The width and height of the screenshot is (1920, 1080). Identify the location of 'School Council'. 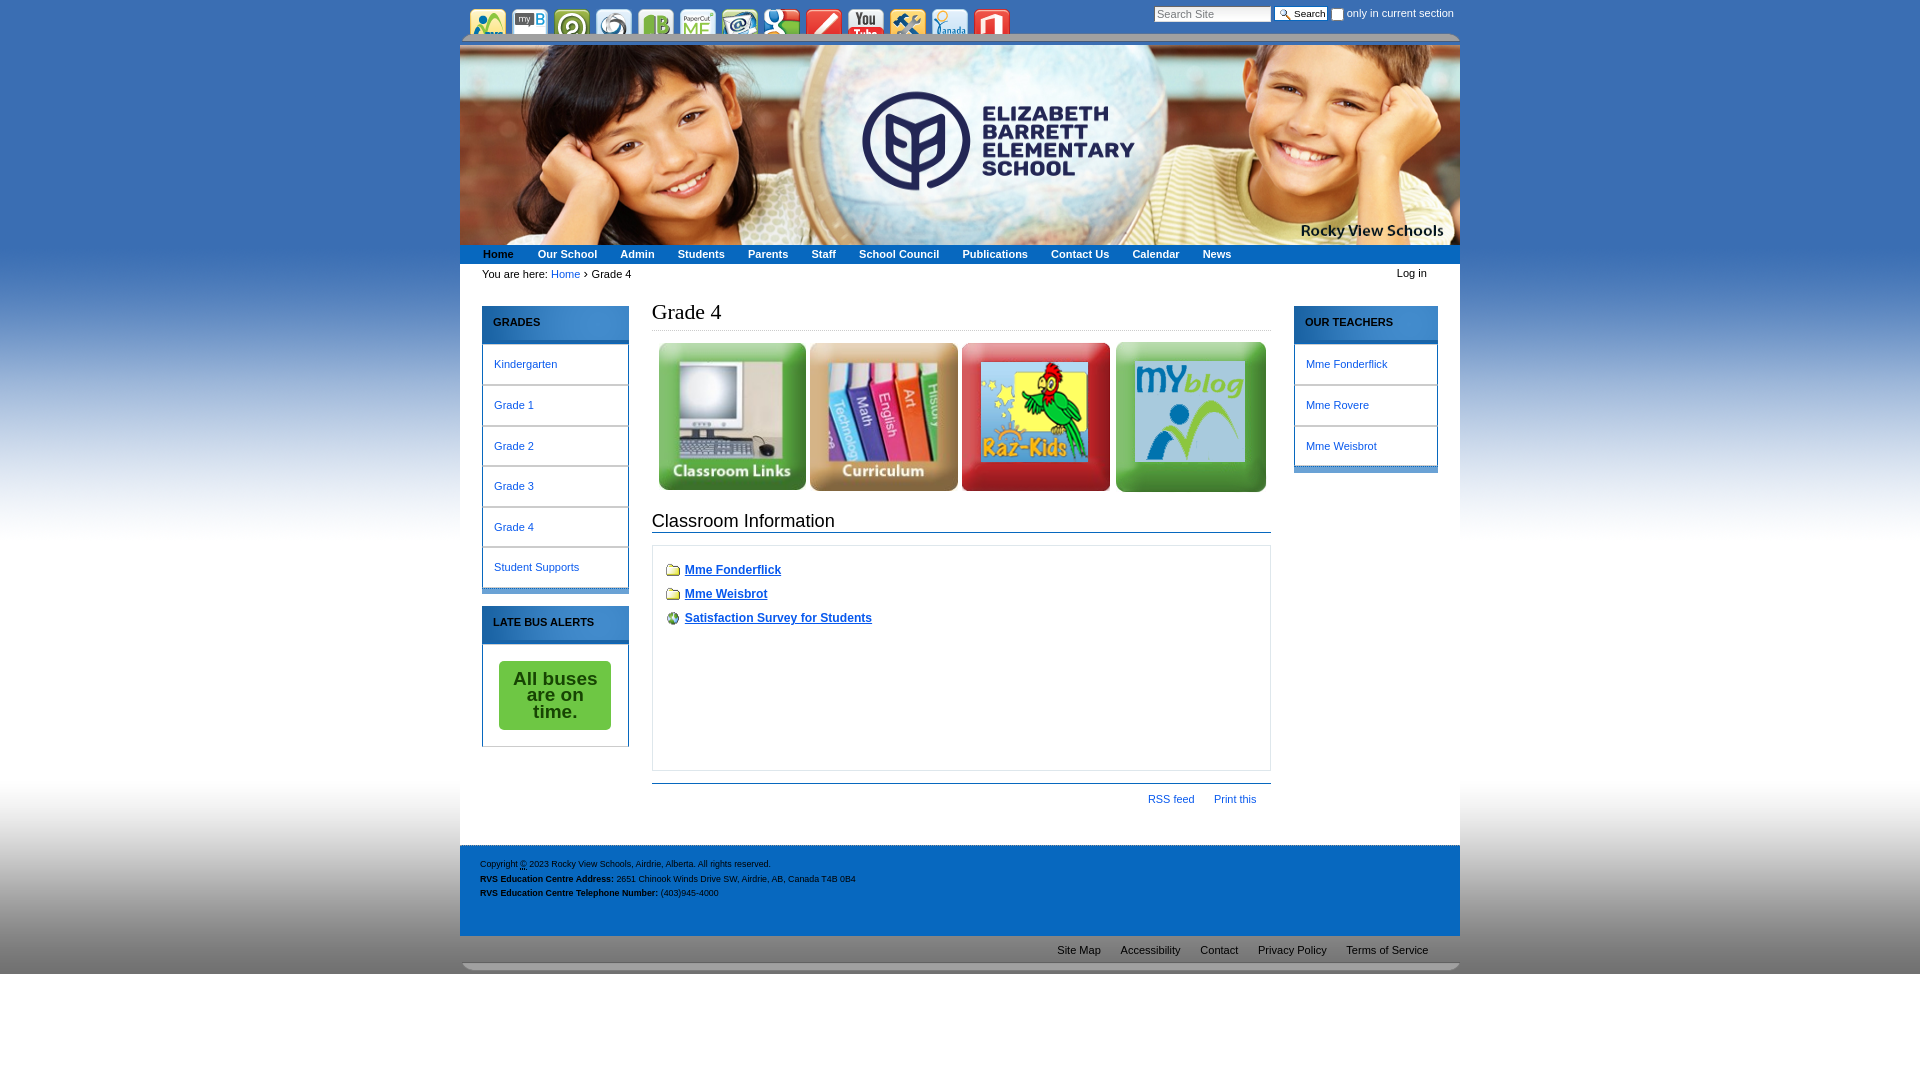
(895, 253).